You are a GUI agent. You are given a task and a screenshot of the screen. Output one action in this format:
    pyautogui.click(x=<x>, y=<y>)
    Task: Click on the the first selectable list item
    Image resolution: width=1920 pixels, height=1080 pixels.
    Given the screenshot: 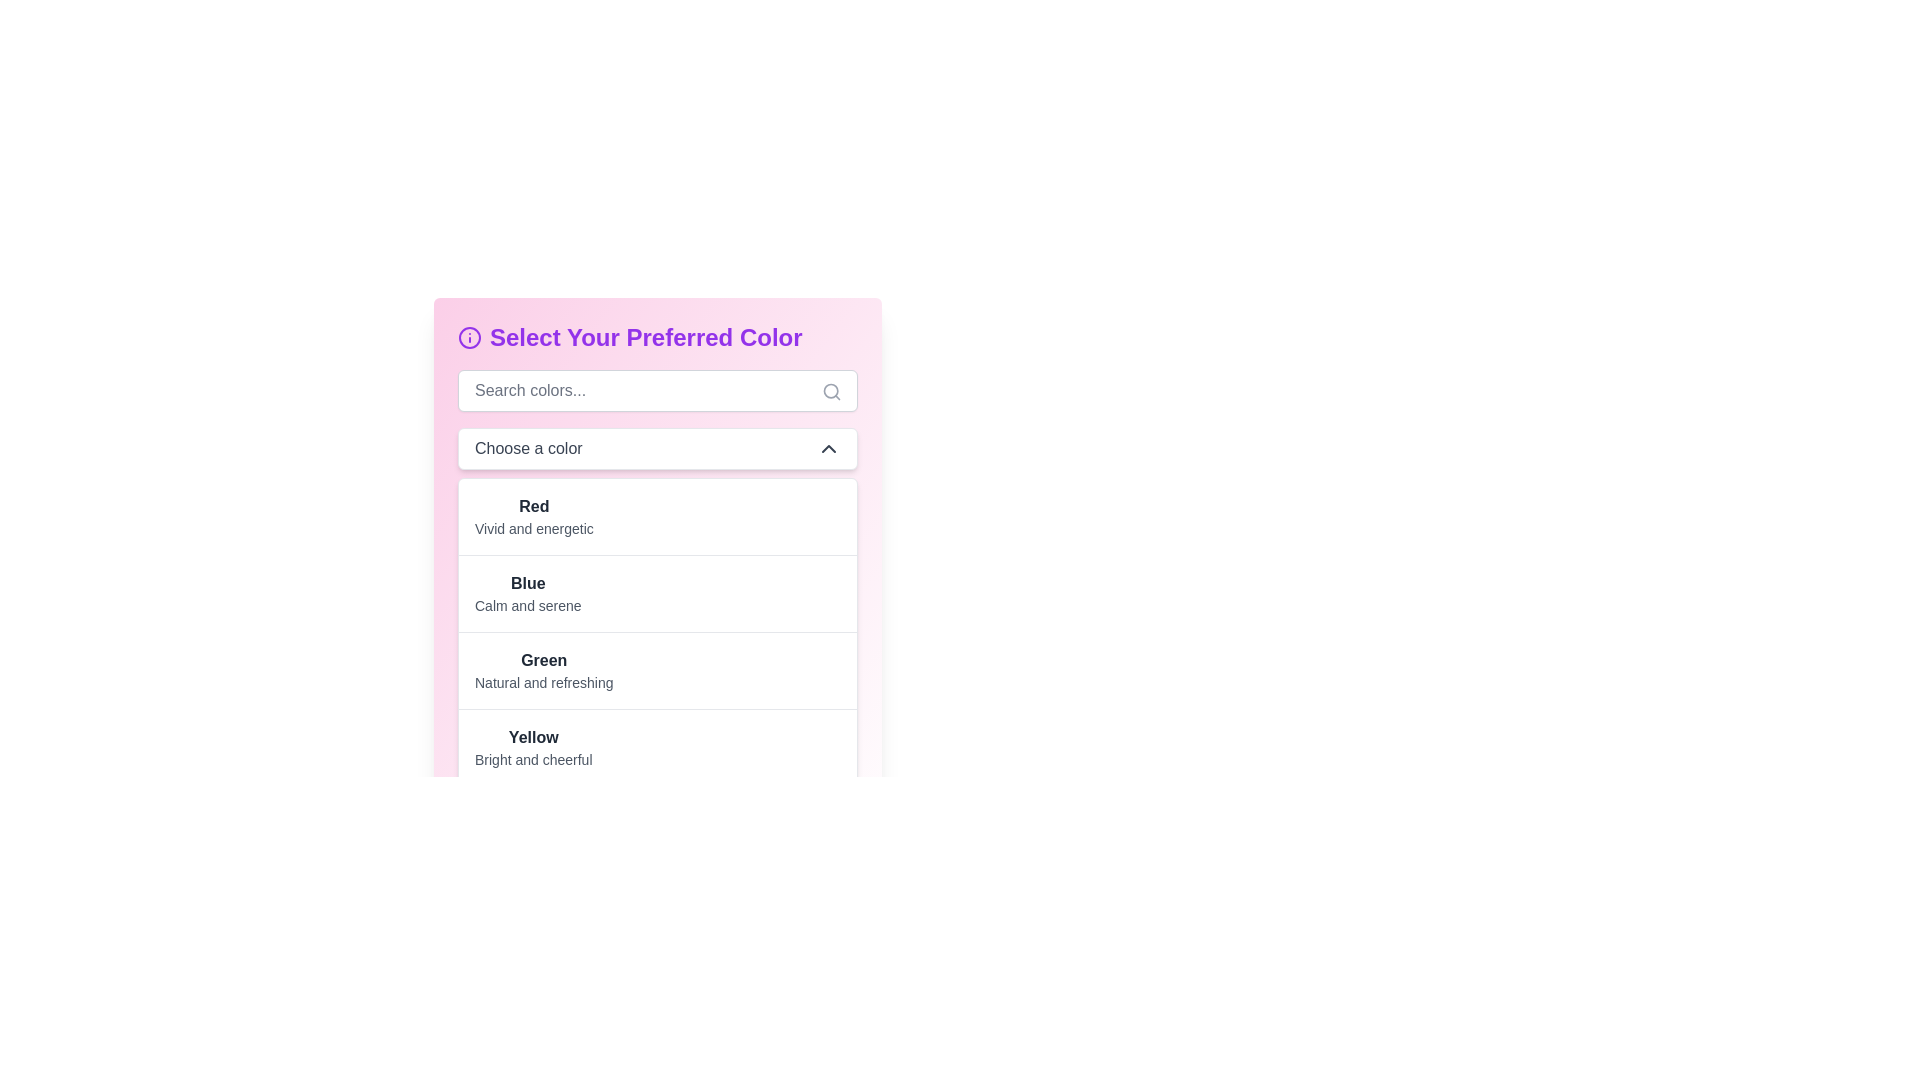 What is the action you would take?
    pyautogui.click(x=657, y=523)
    